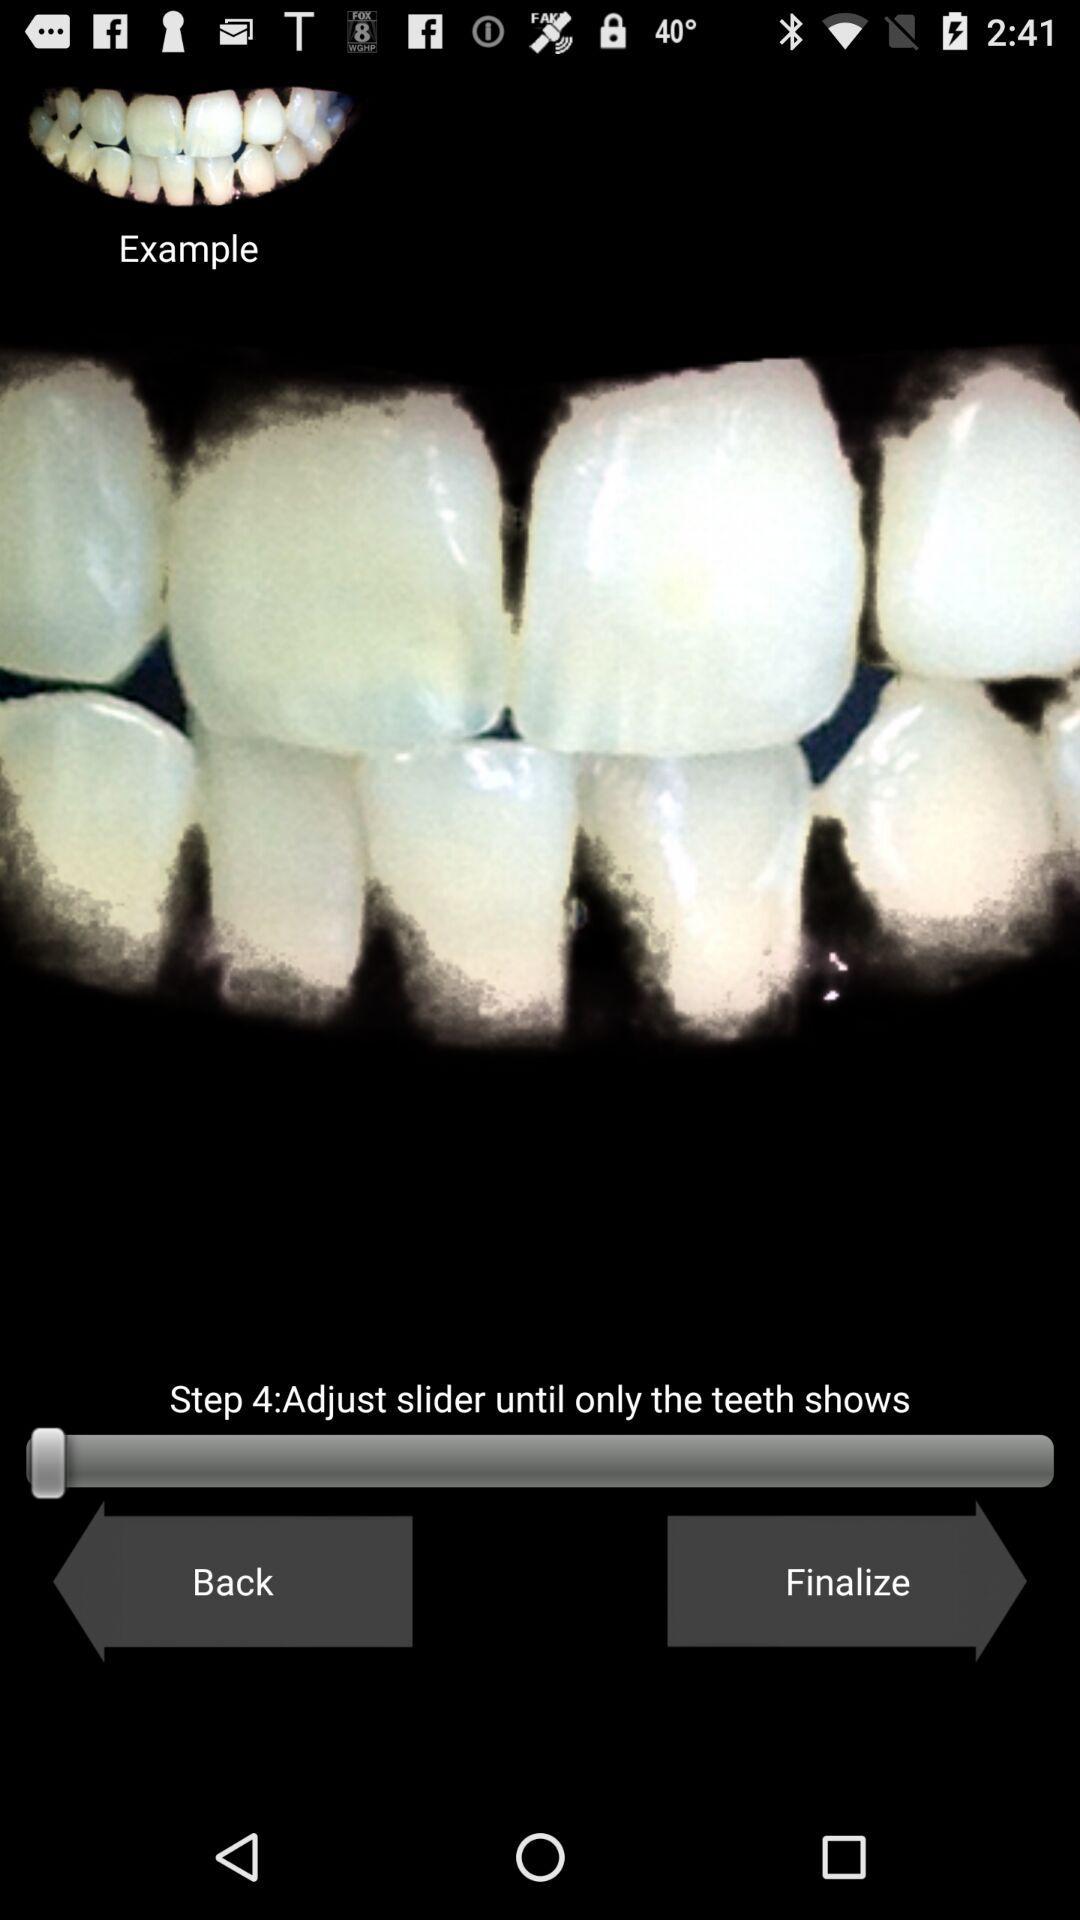  What do you see at coordinates (231, 1580) in the screenshot?
I see `the back item` at bounding box center [231, 1580].